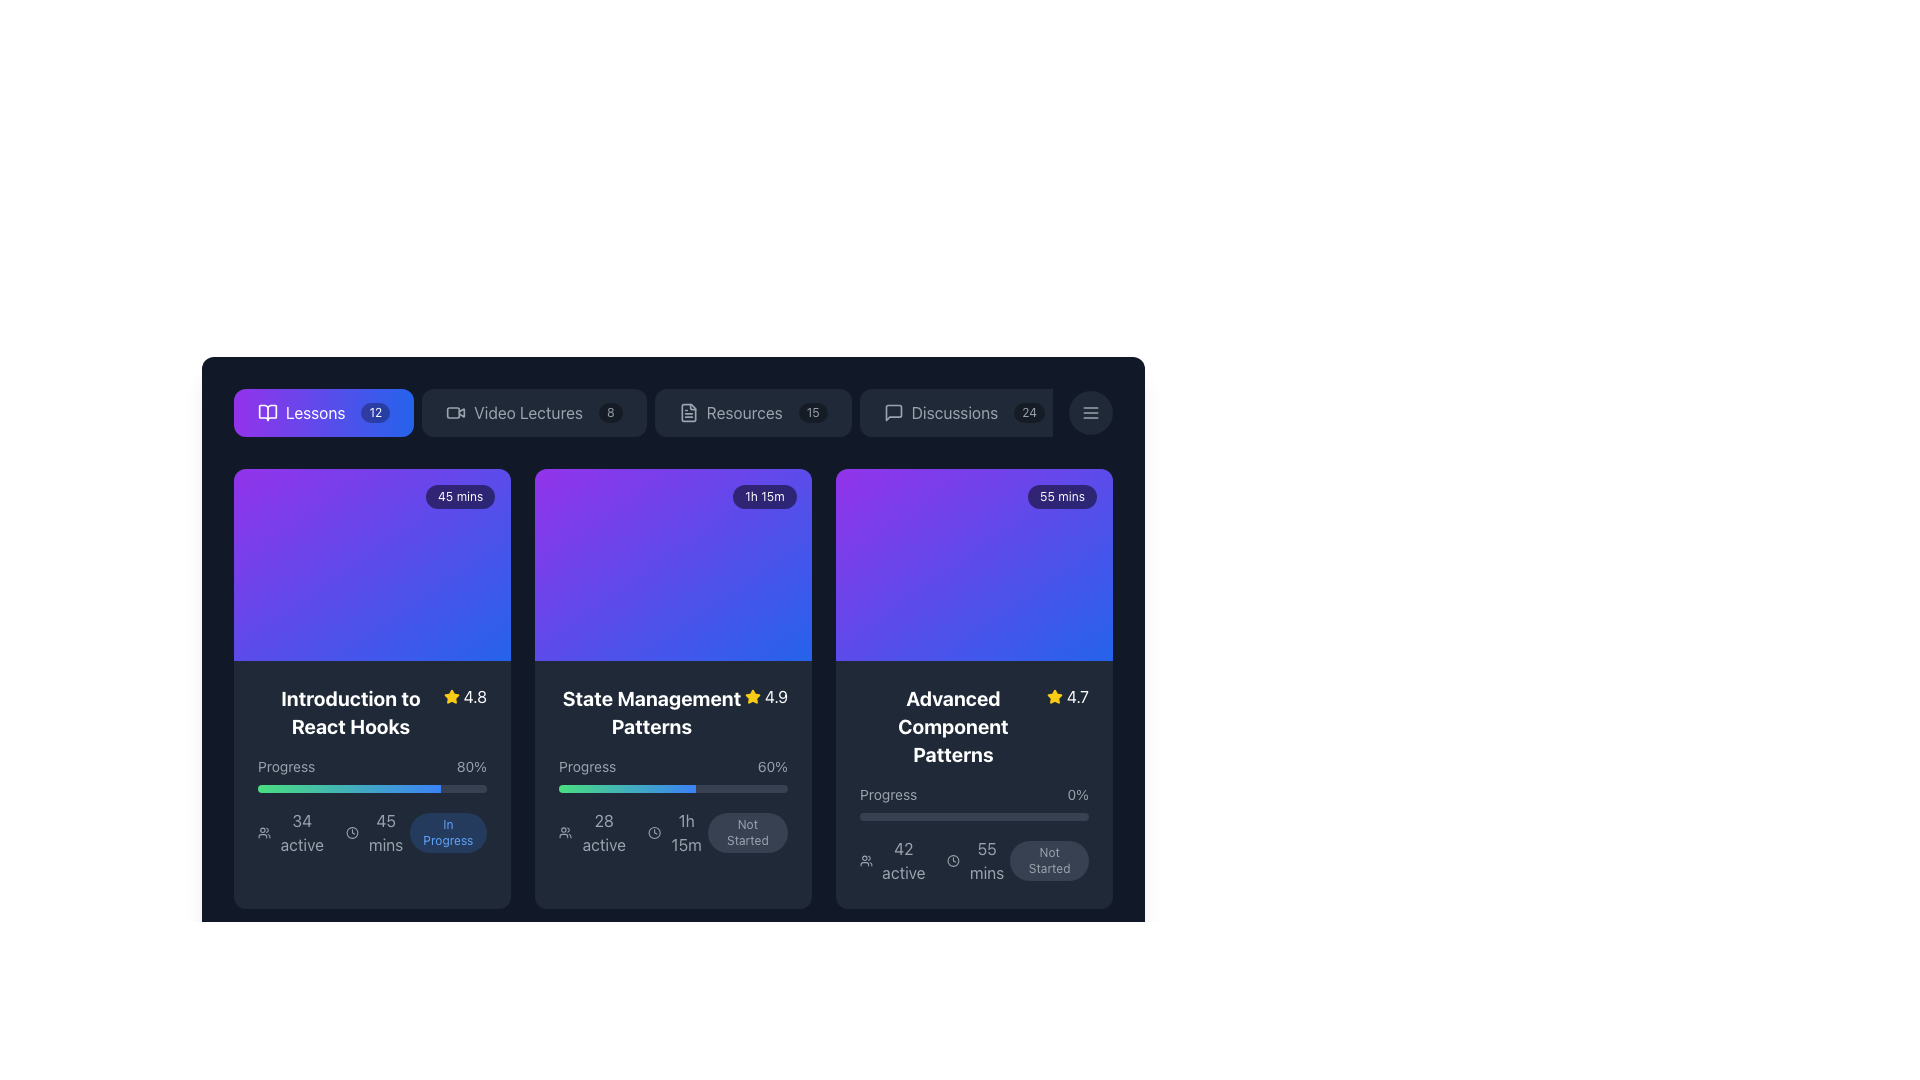 Image resolution: width=1920 pixels, height=1080 pixels. What do you see at coordinates (372, 805) in the screenshot?
I see `the progress information display box containing the title 'Progress', the completion percentage '80%', and activity details` at bounding box center [372, 805].